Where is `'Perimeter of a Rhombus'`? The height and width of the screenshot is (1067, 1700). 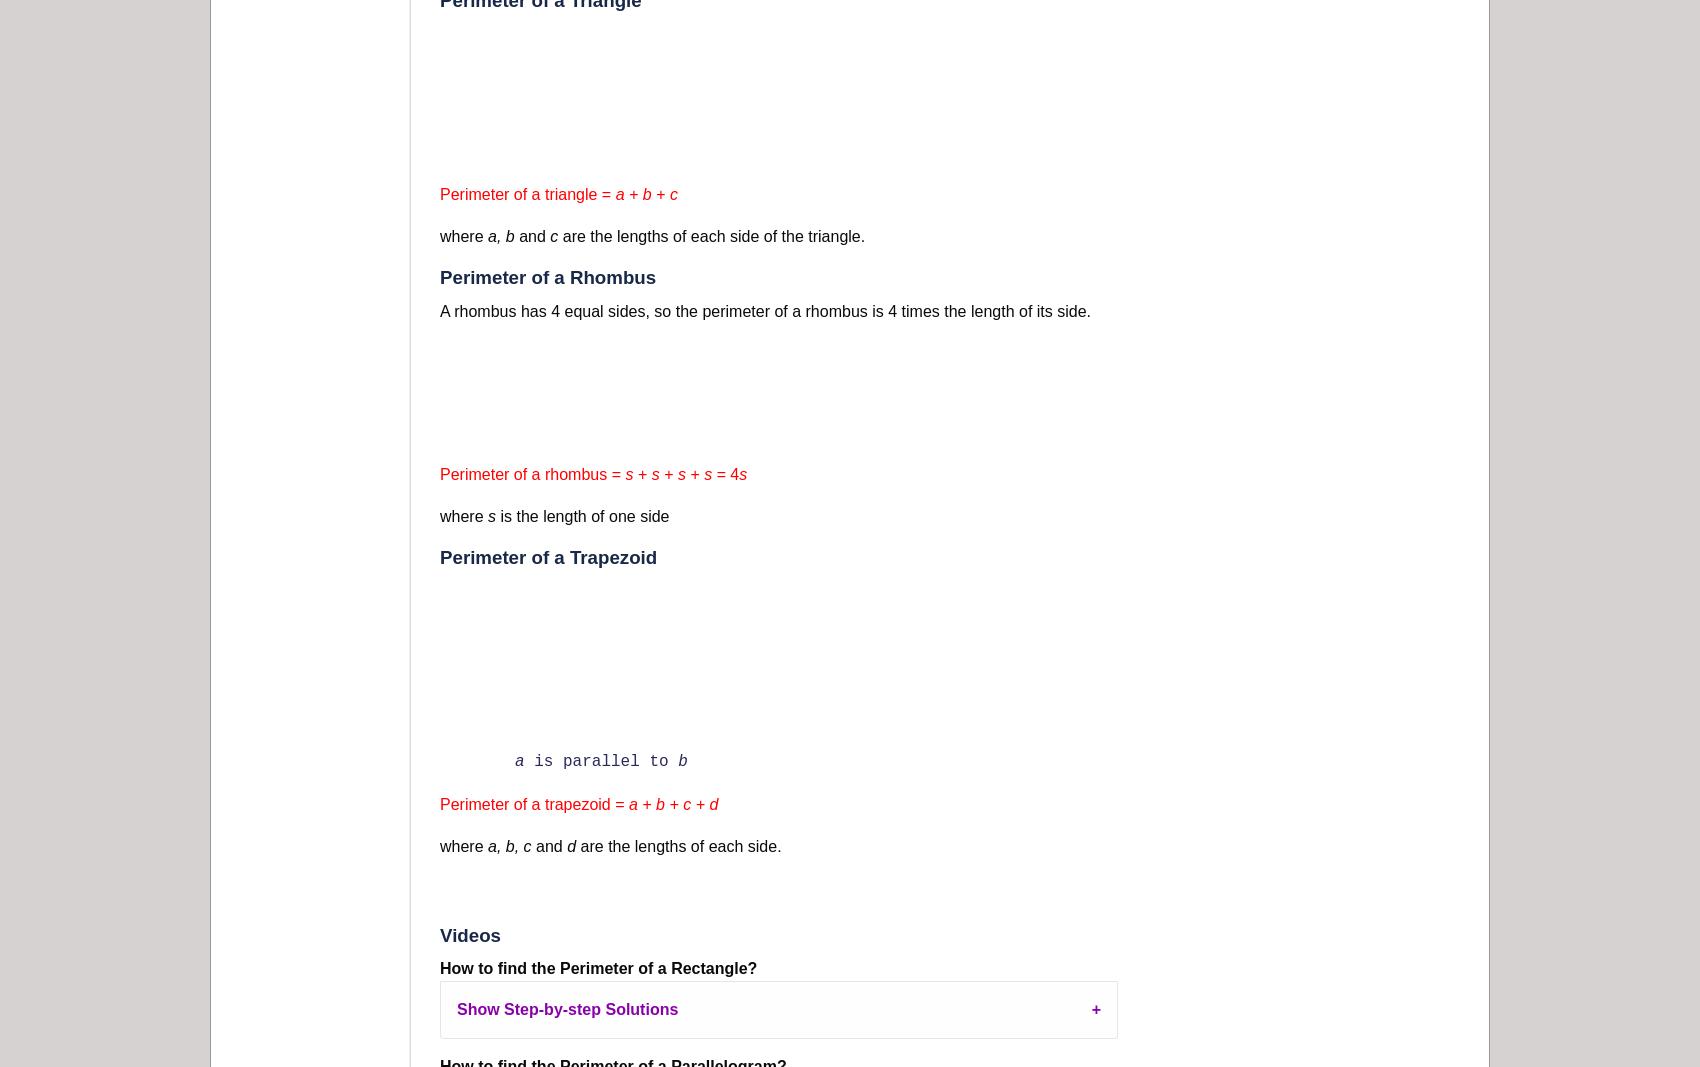
'Perimeter of a Rhombus' is located at coordinates (547, 277).